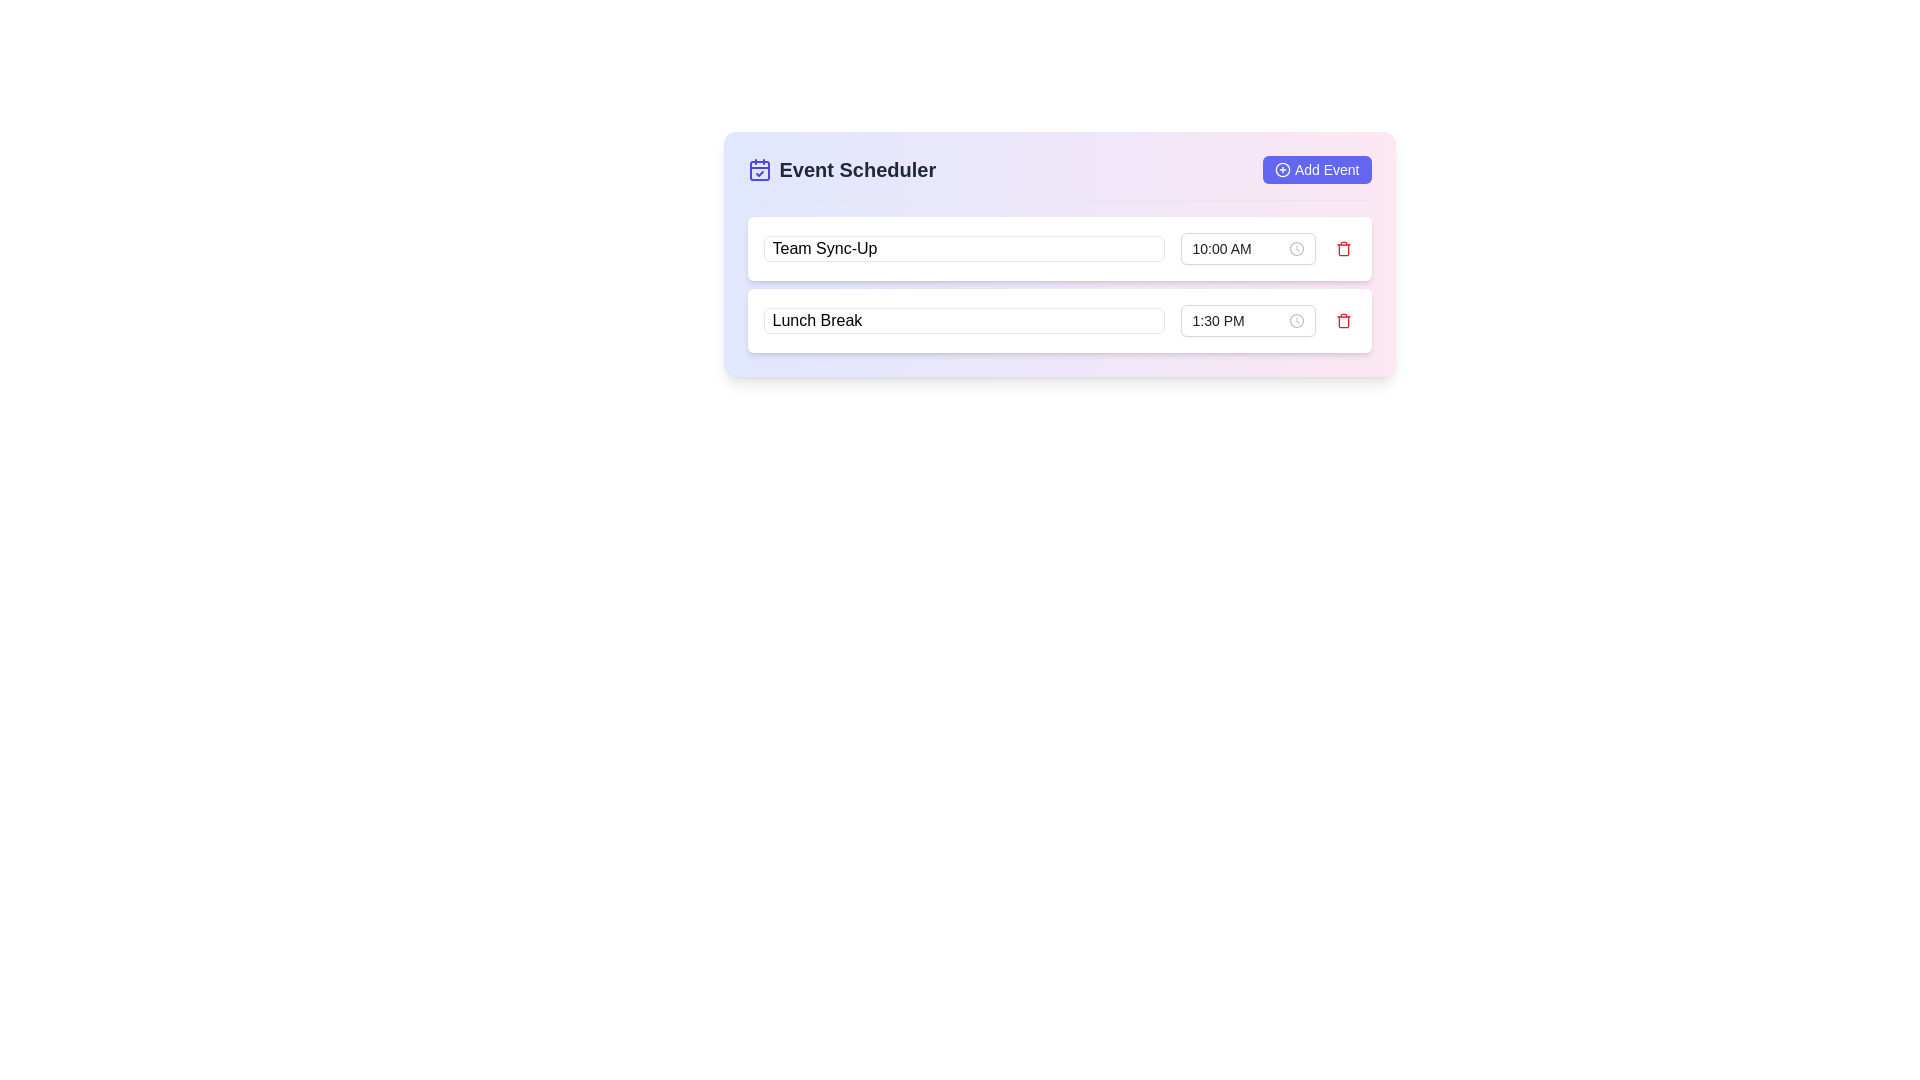 Image resolution: width=1920 pixels, height=1080 pixels. I want to click on a time using the time picker in the Composite UI Component located below the 'Team Sync-Up' section, which contains a text field displaying 'Lunch Break' and a delete button, so click(1058, 319).